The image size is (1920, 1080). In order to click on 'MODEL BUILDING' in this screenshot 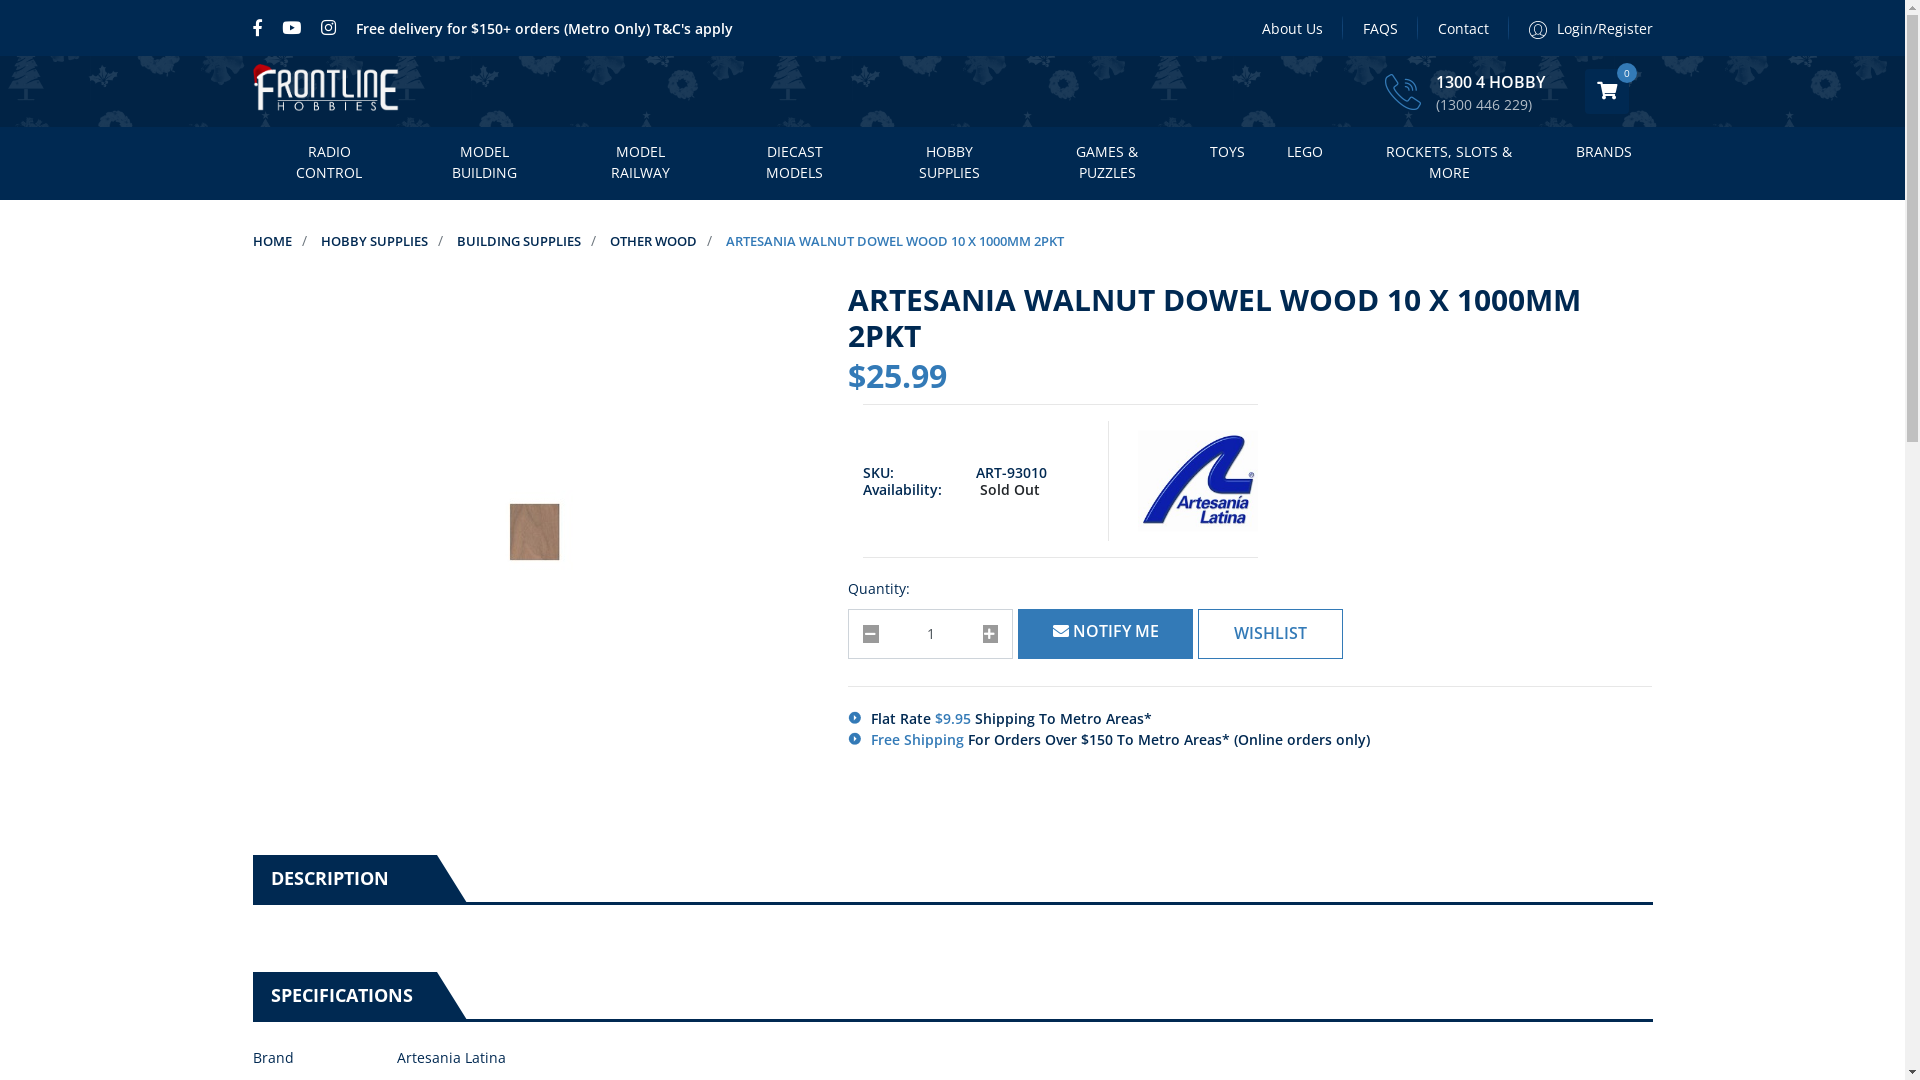, I will do `click(484, 162)`.